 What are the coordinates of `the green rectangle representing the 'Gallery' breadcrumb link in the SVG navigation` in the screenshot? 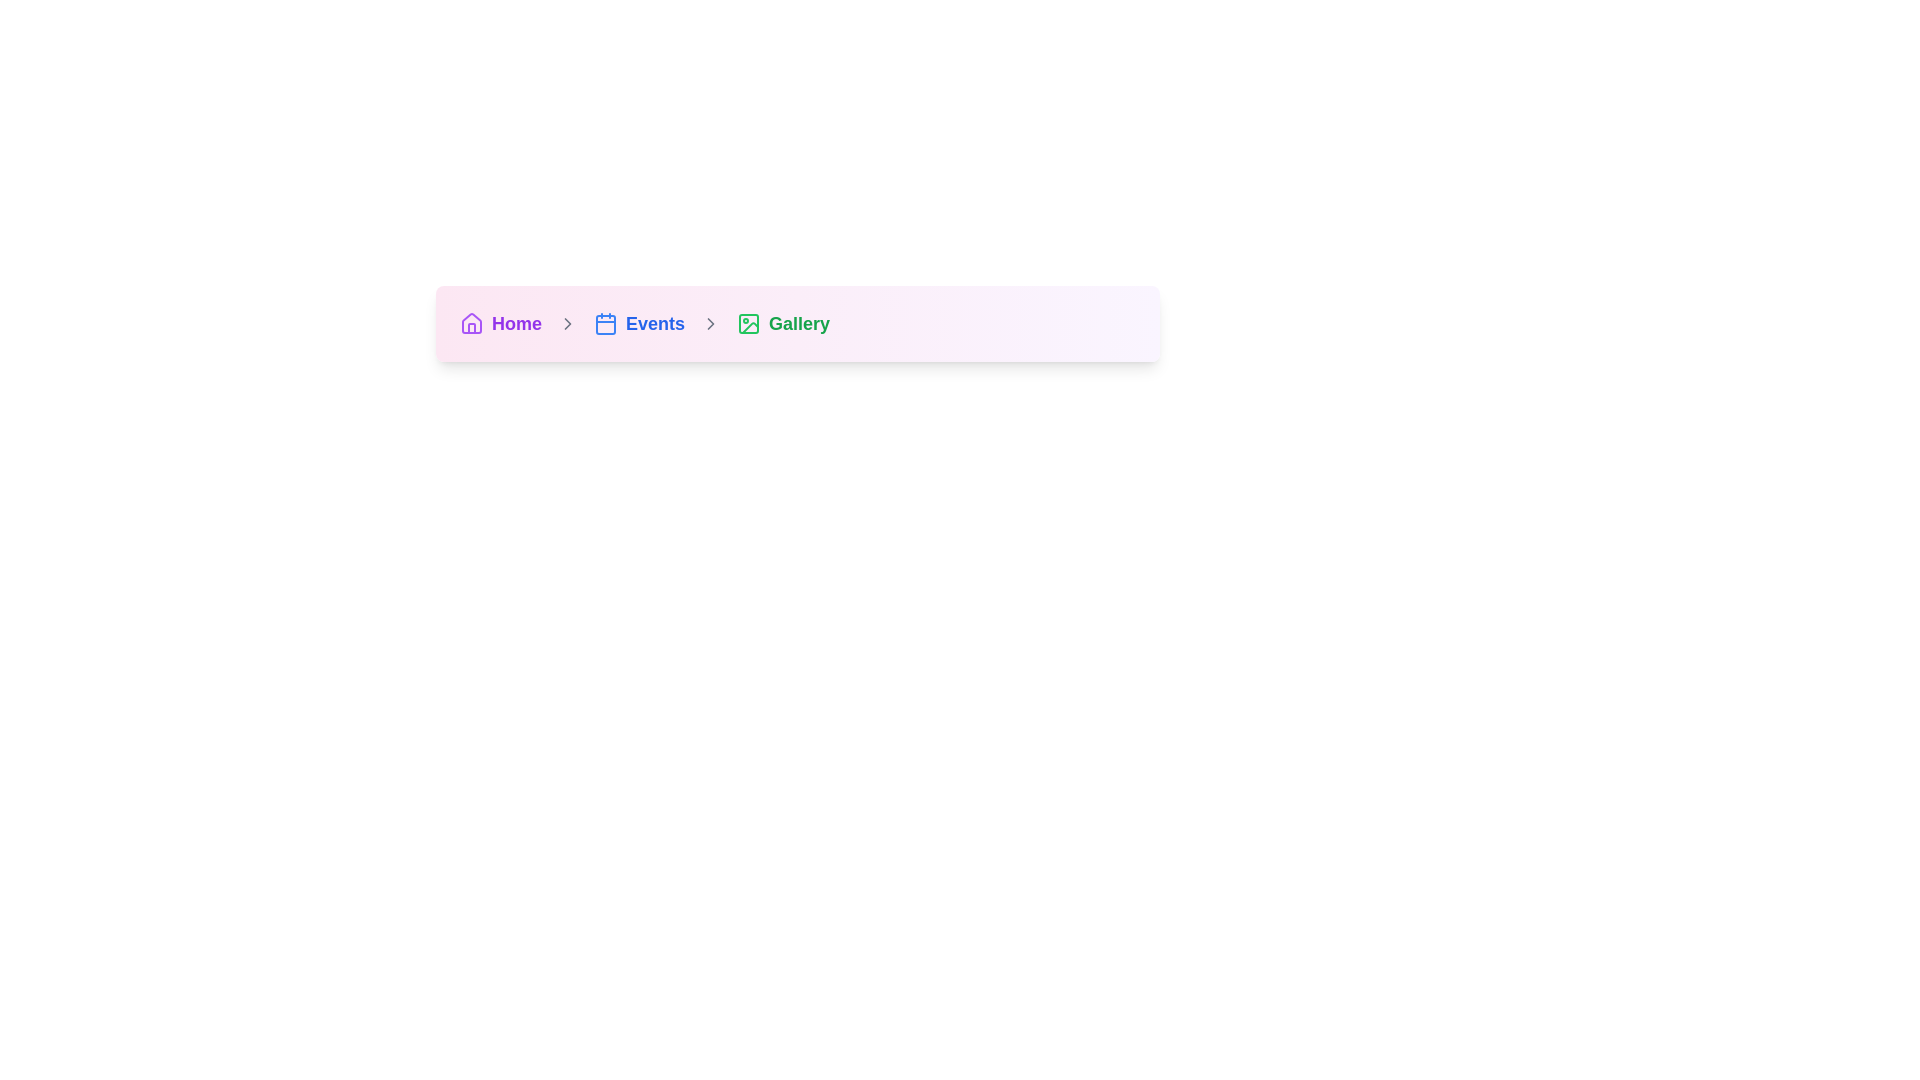 It's located at (747, 323).